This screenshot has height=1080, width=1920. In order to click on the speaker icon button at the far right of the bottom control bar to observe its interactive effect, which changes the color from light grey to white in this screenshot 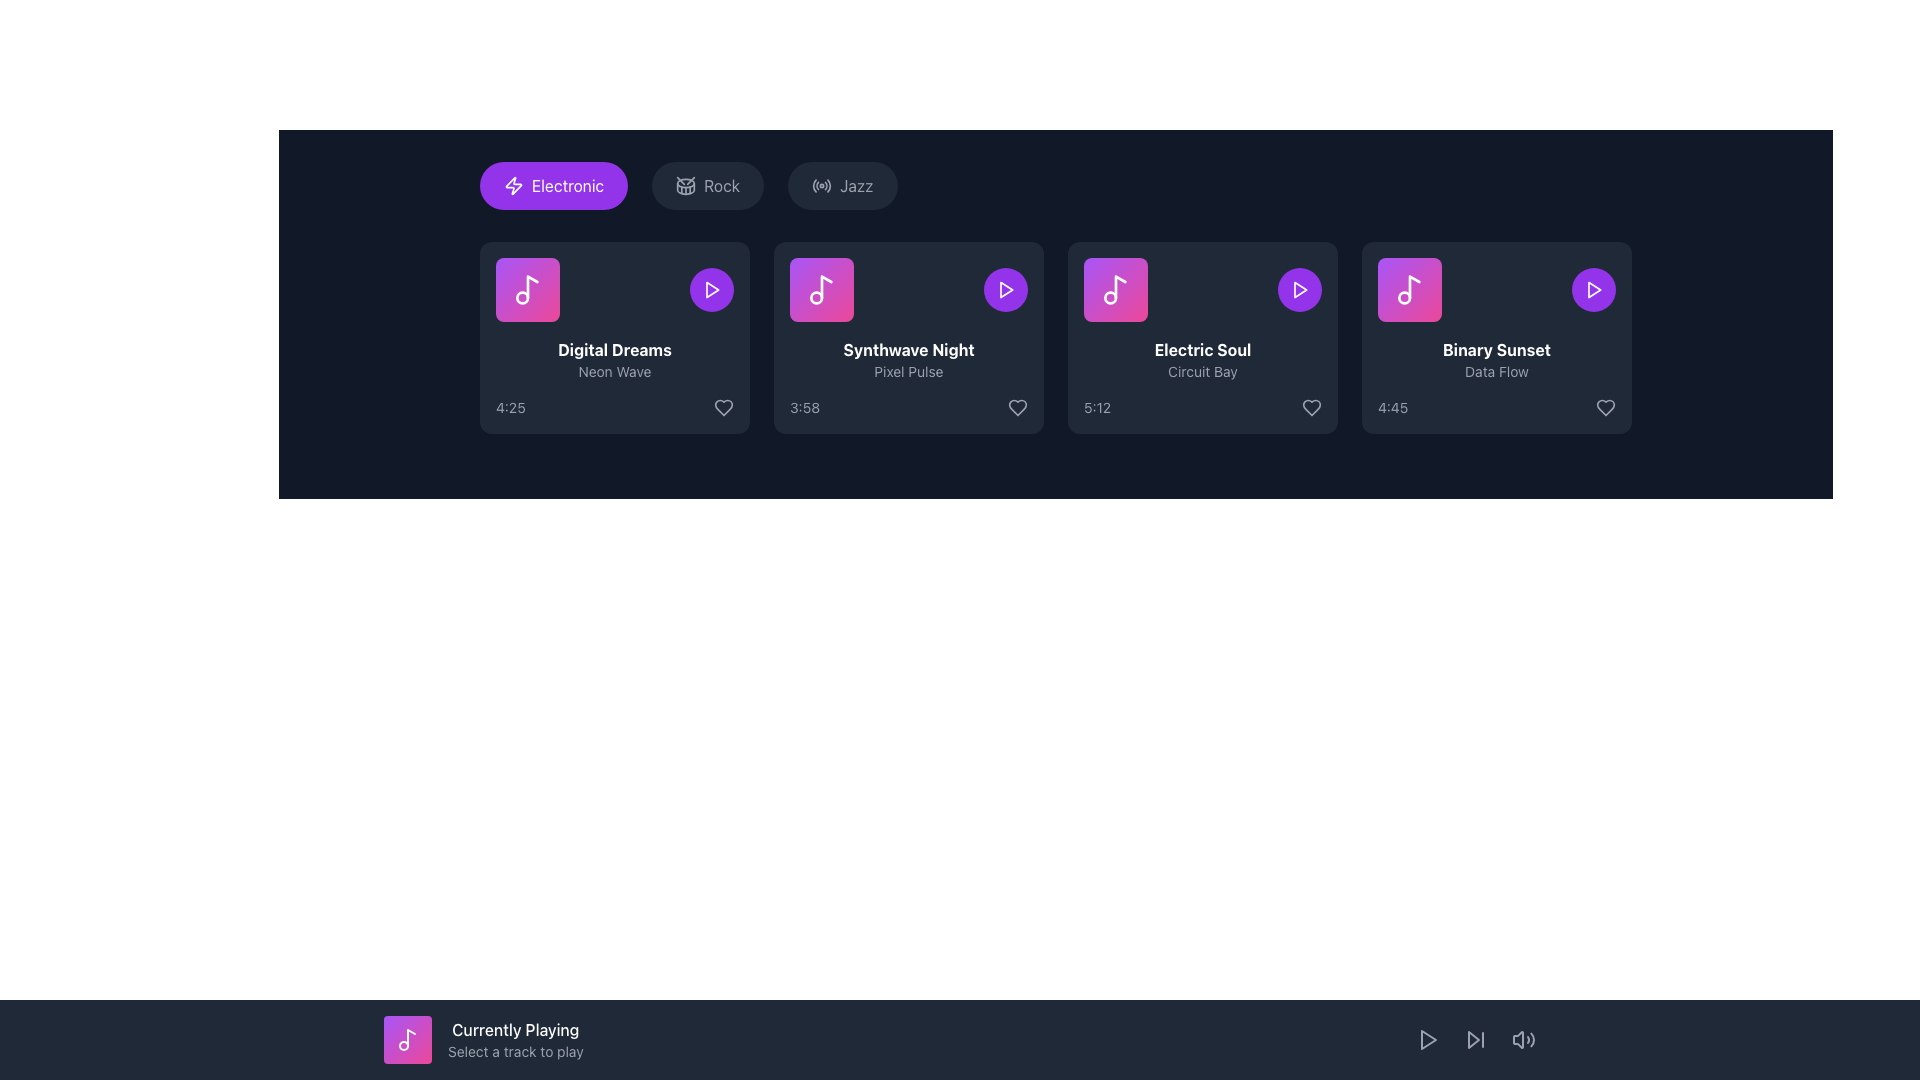, I will do `click(1522, 1039)`.